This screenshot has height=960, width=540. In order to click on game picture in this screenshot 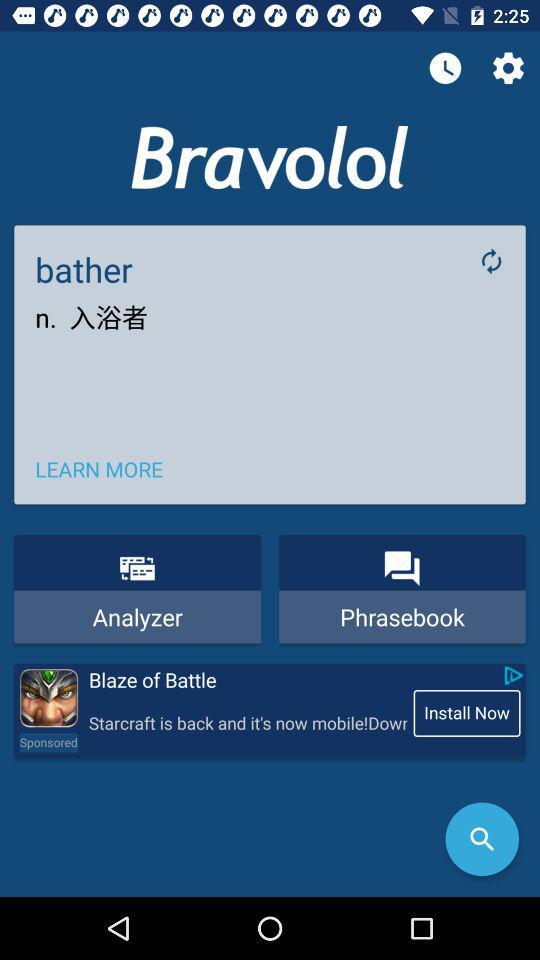, I will do `click(48, 698)`.